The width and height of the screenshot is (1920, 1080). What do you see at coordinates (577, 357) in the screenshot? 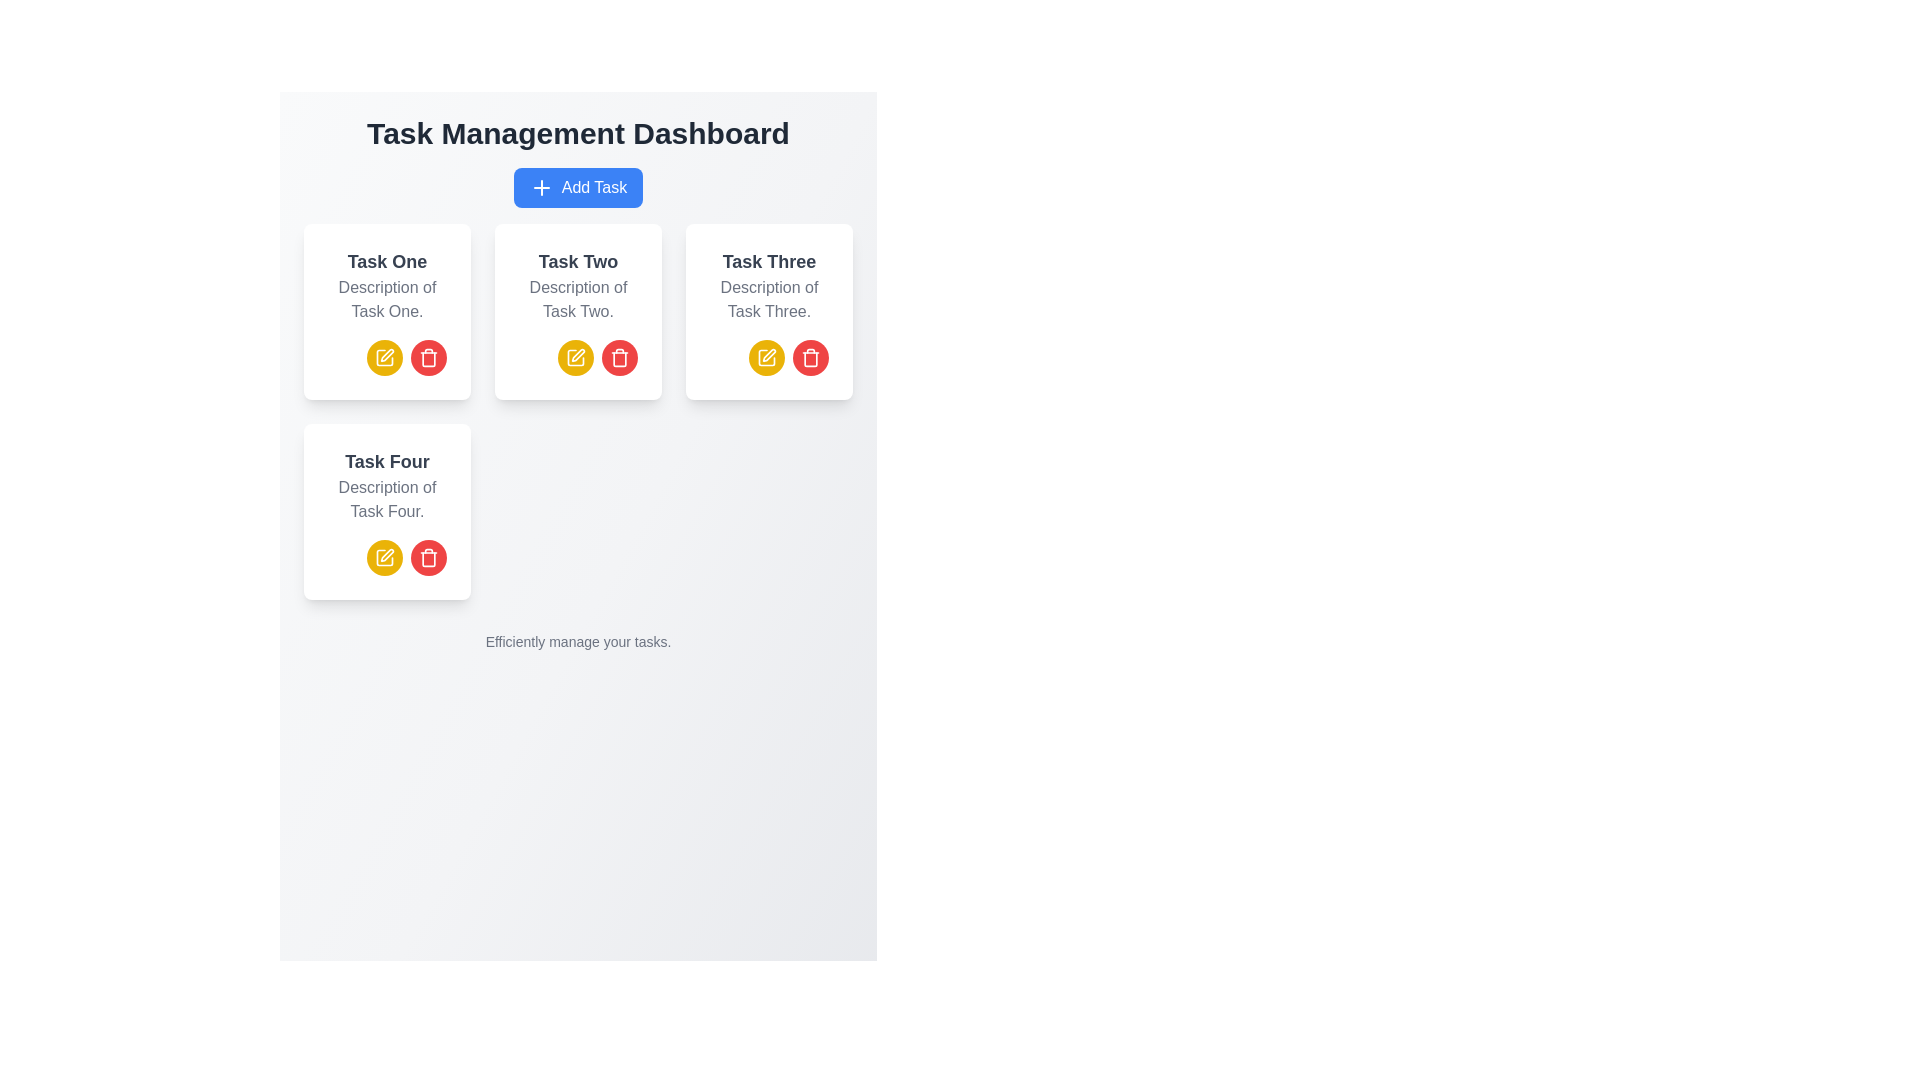
I see `the edit button located in the bottom right corner of the 'Task Two' card, which allows users to modify the task details` at bounding box center [577, 357].